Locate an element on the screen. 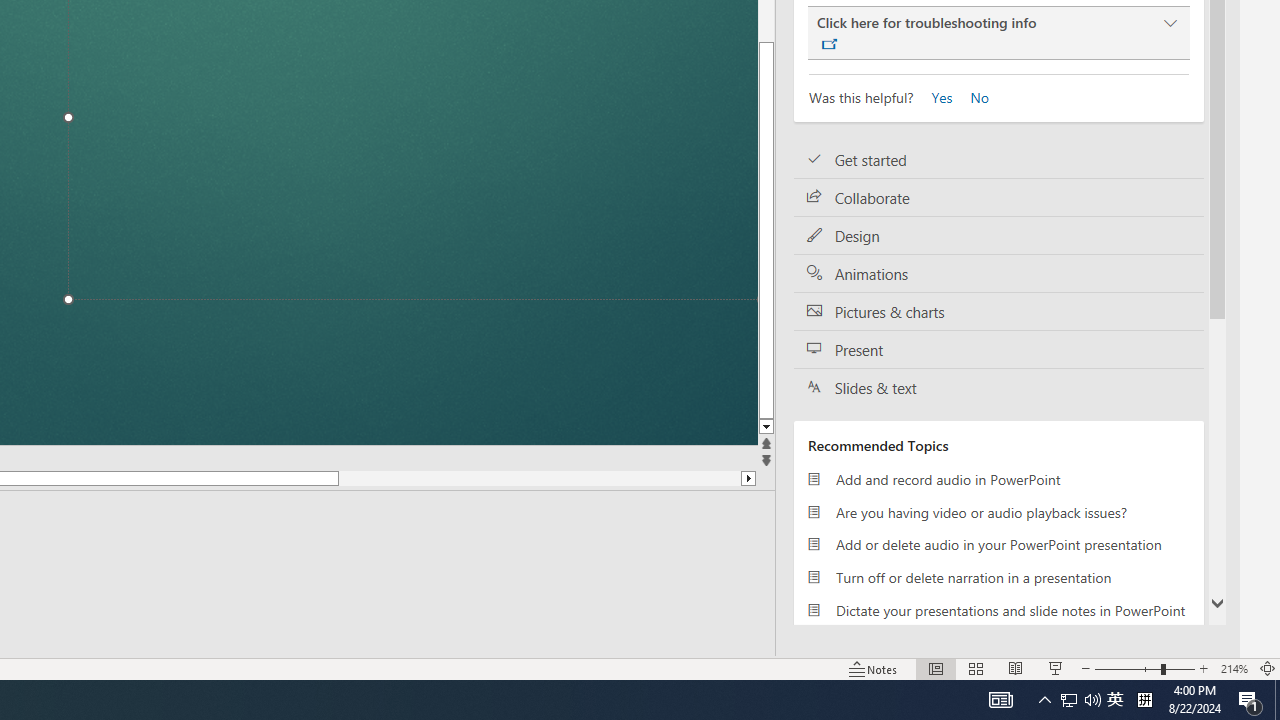 The height and width of the screenshot is (720, 1280). 'Yes' is located at coordinates (935, 96).